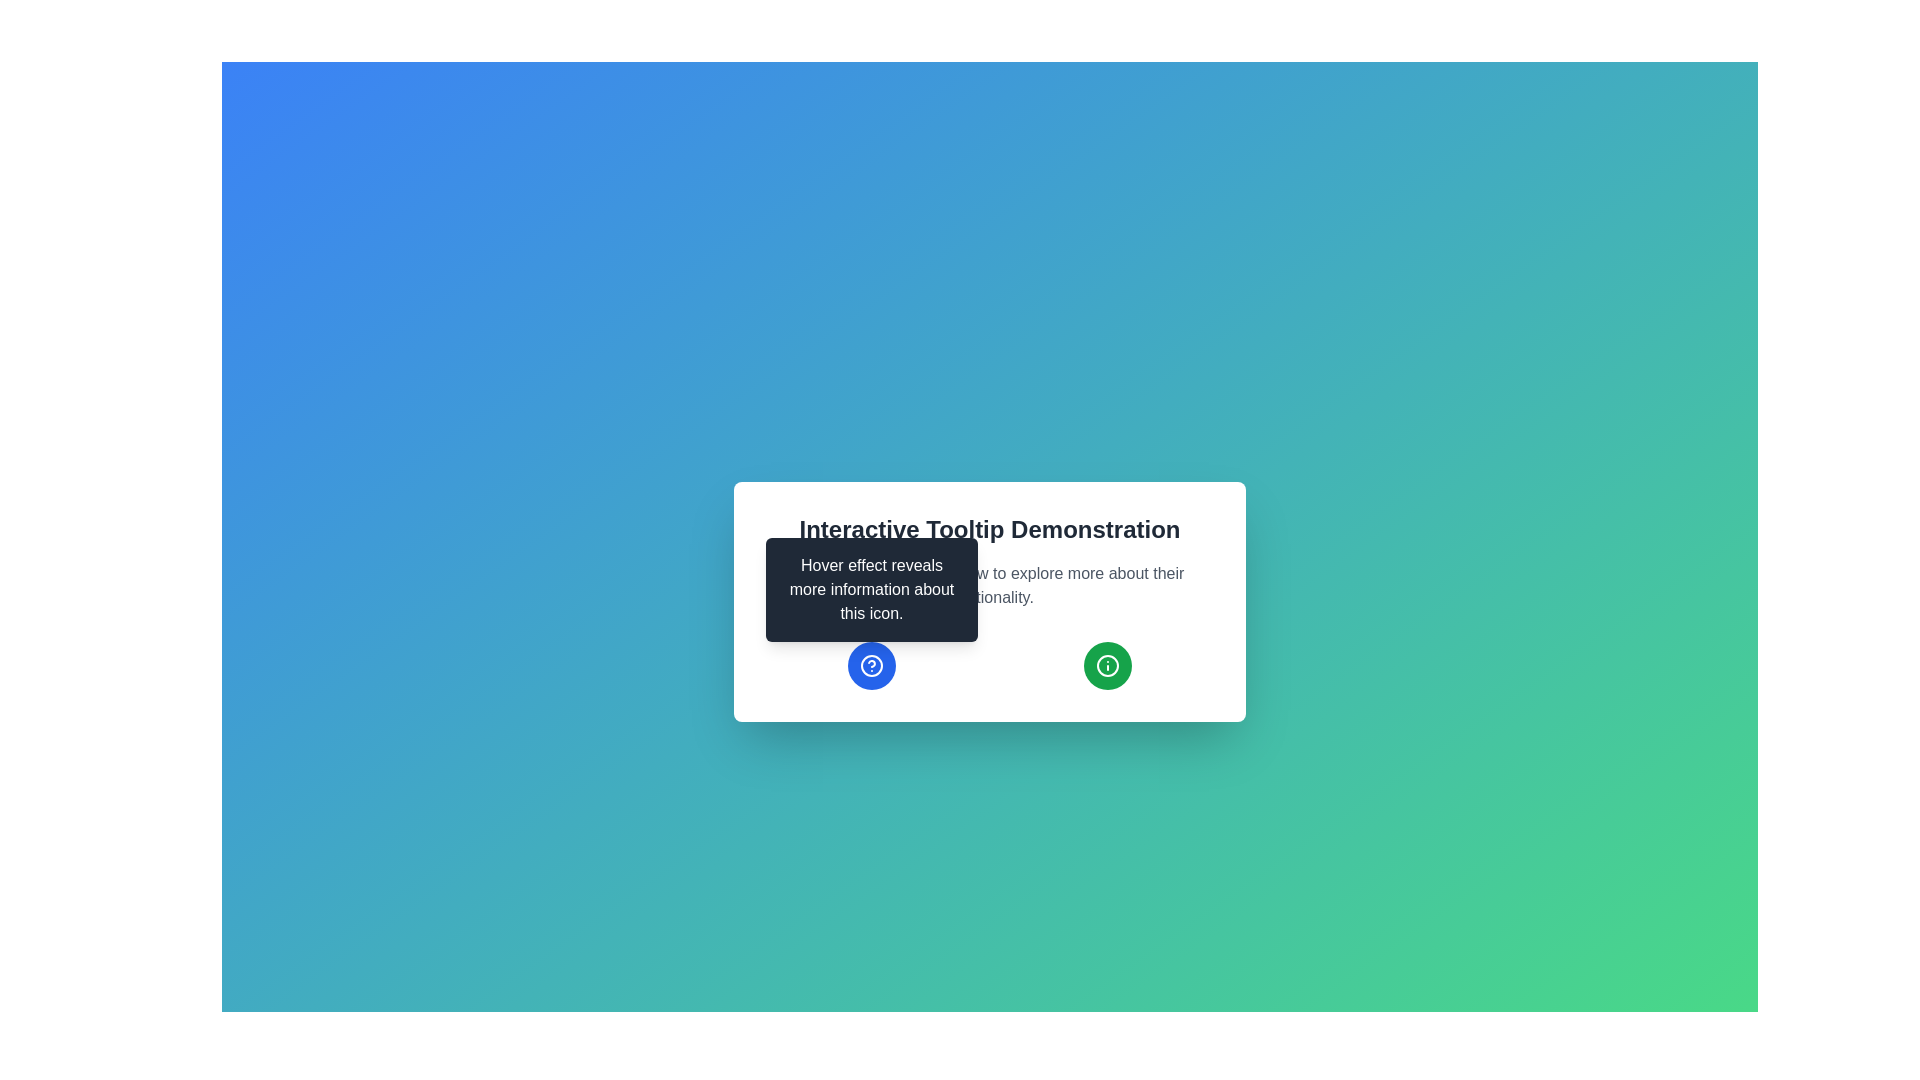  I want to click on the static text component that instructs users to interact with the buttons below, located below the heading 'Interactive Tooltip Demonstration', so click(989, 585).